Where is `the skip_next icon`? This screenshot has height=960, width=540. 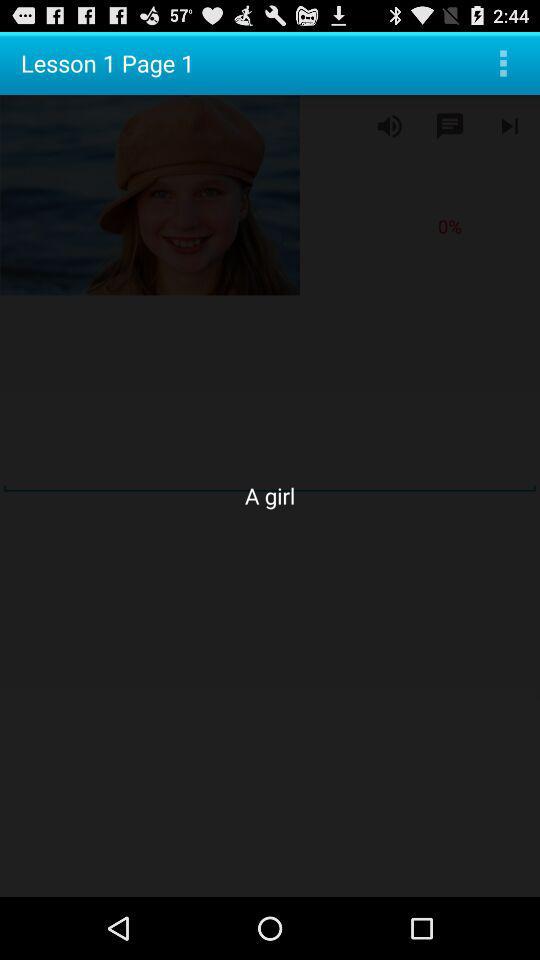
the skip_next icon is located at coordinates (509, 133).